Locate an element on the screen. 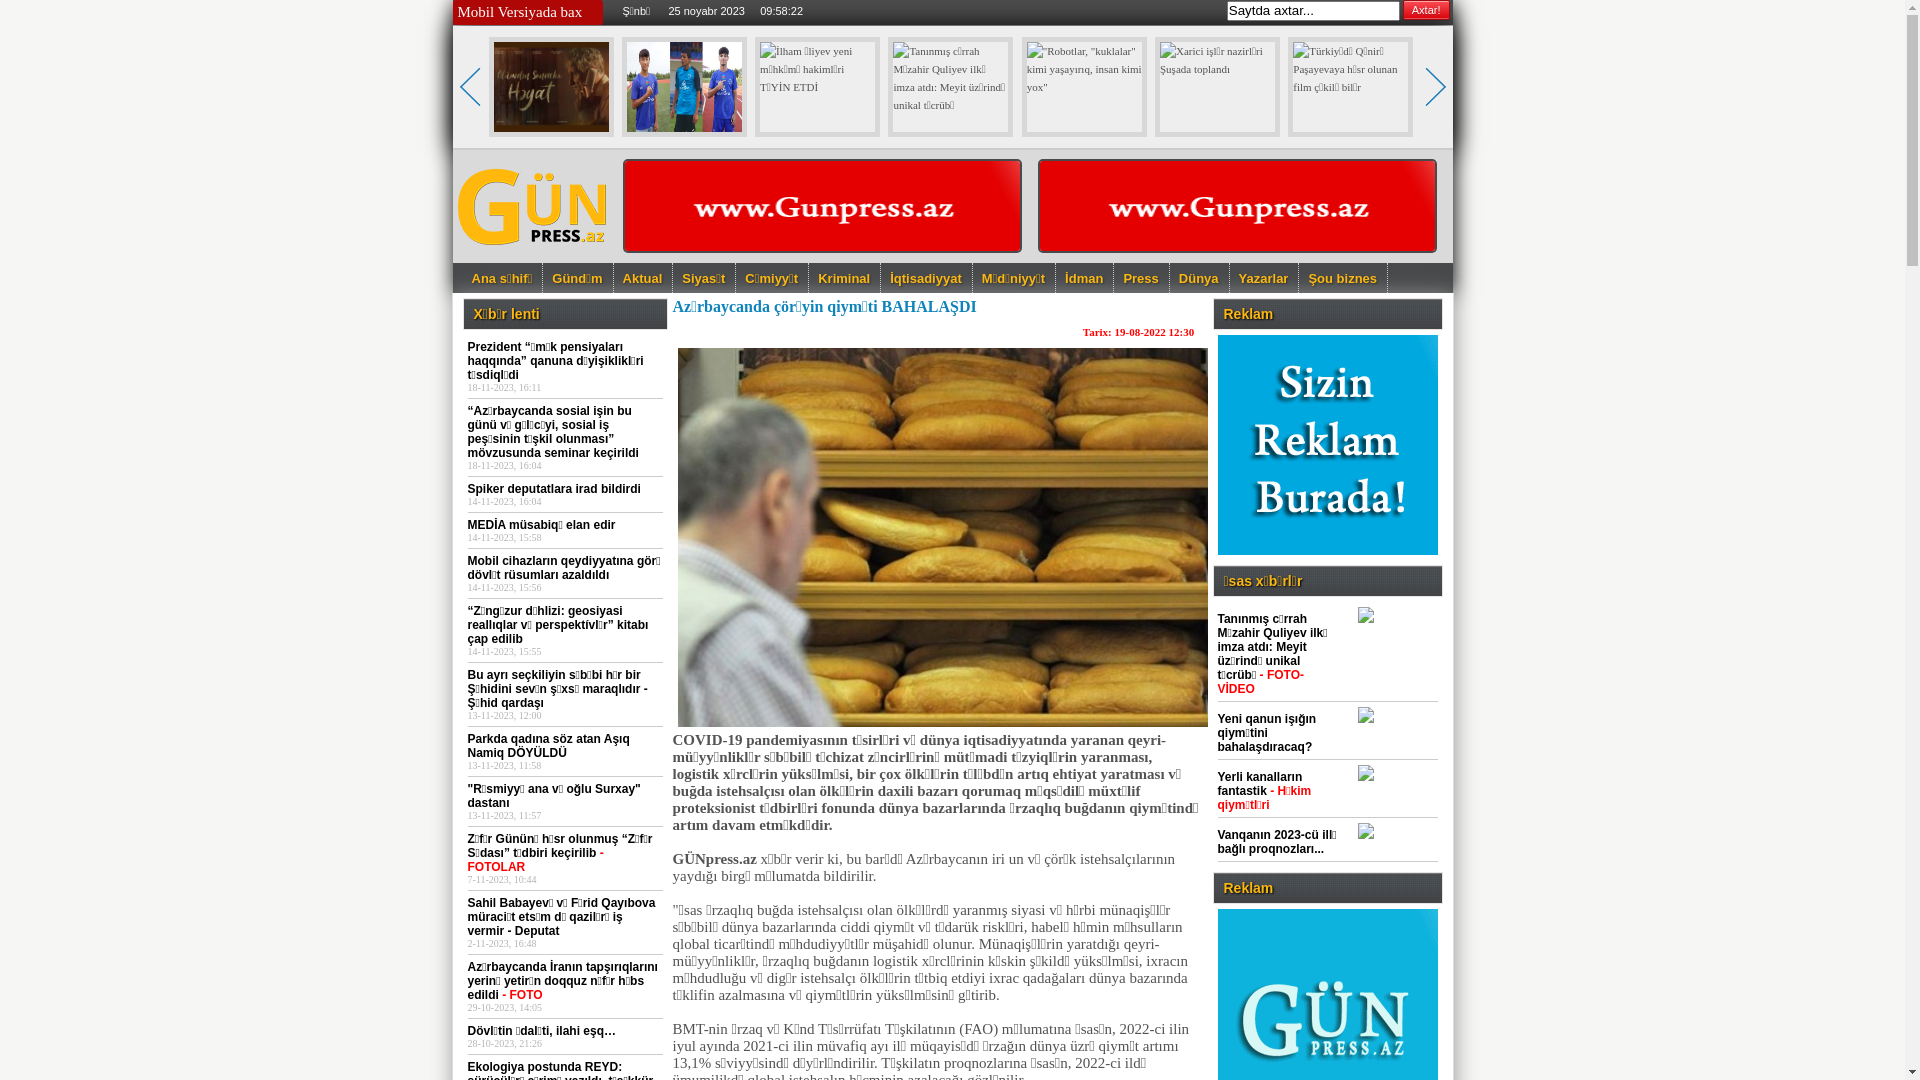 This screenshot has height=1080, width=1920. 'Yazarlar' is located at coordinates (1228, 277).